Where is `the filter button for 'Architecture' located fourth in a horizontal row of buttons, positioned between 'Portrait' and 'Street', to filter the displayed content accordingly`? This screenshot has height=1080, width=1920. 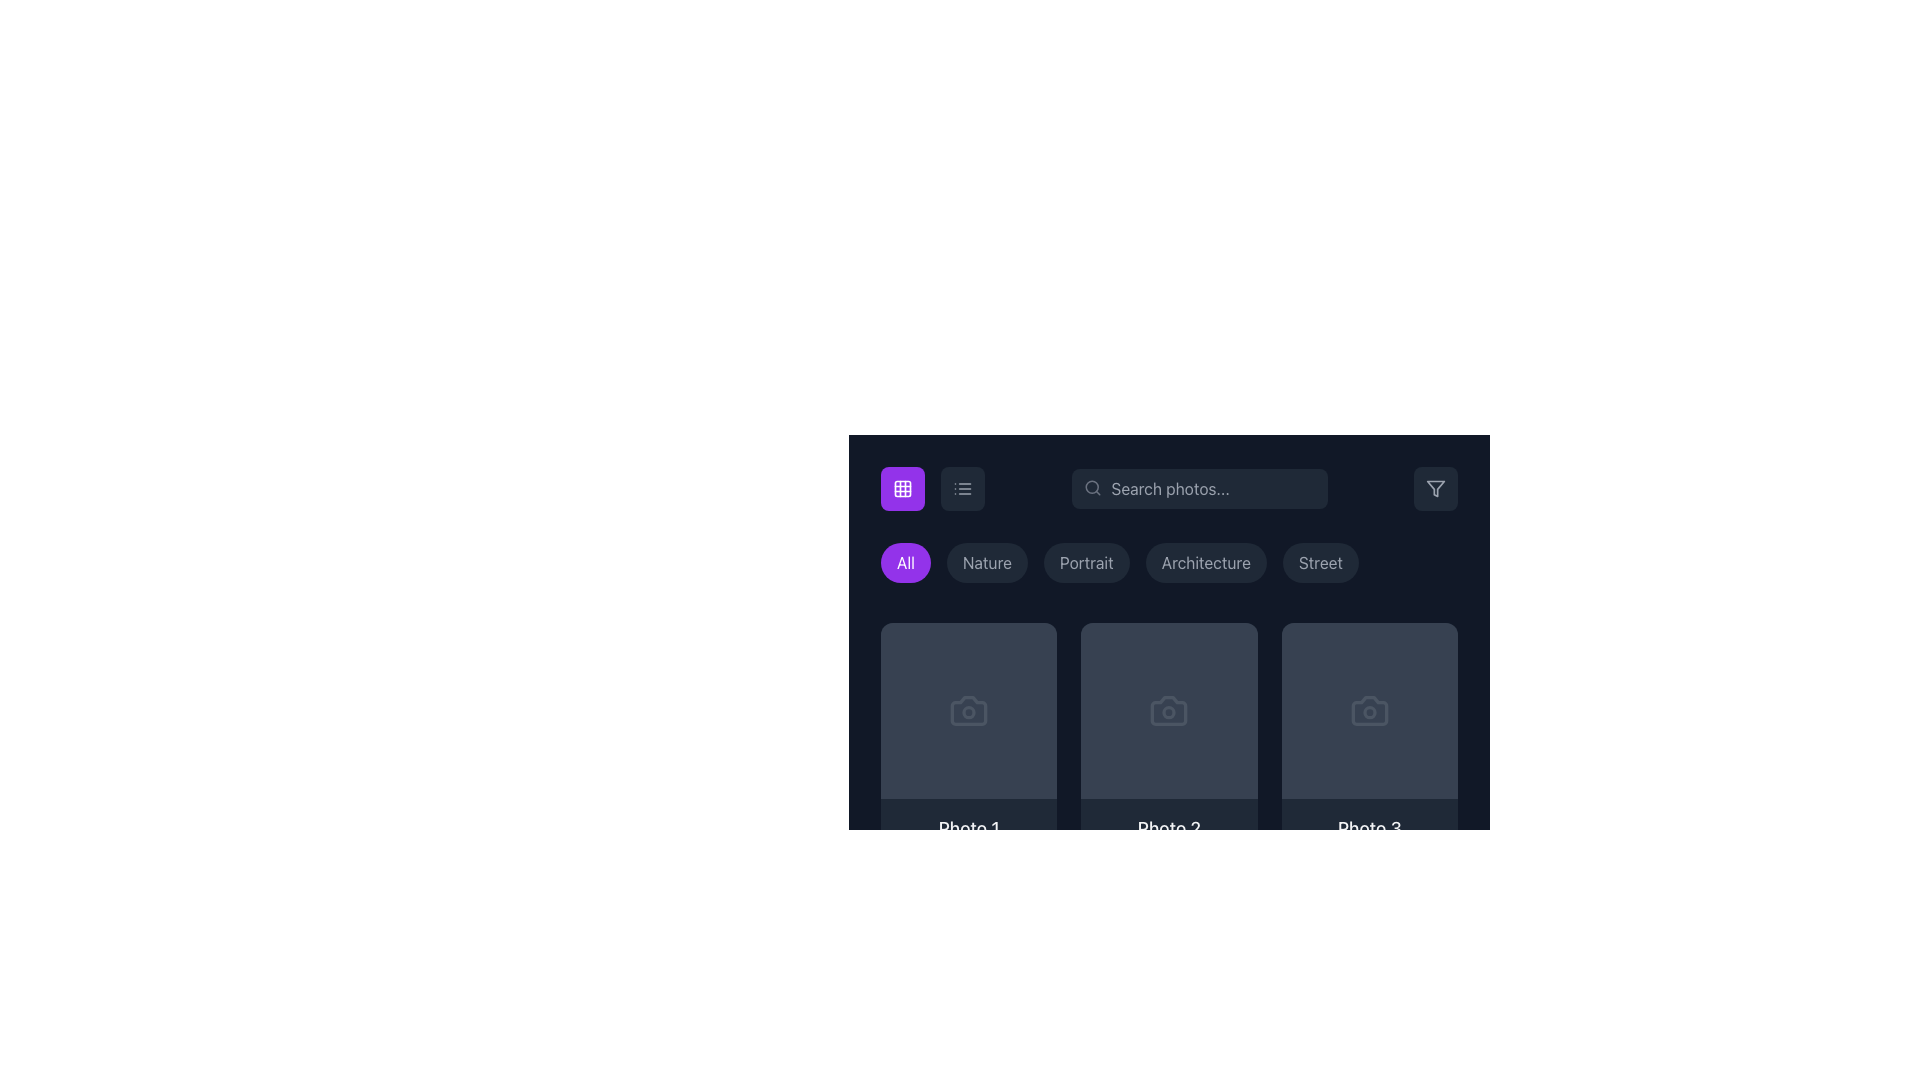 the filter button for 'Architecture' located fourth in a horizontal row of buttons, positioned between 'Portrait' and 'Street', to filter the displayed content accordingly is located at coordinates (1205, 563).